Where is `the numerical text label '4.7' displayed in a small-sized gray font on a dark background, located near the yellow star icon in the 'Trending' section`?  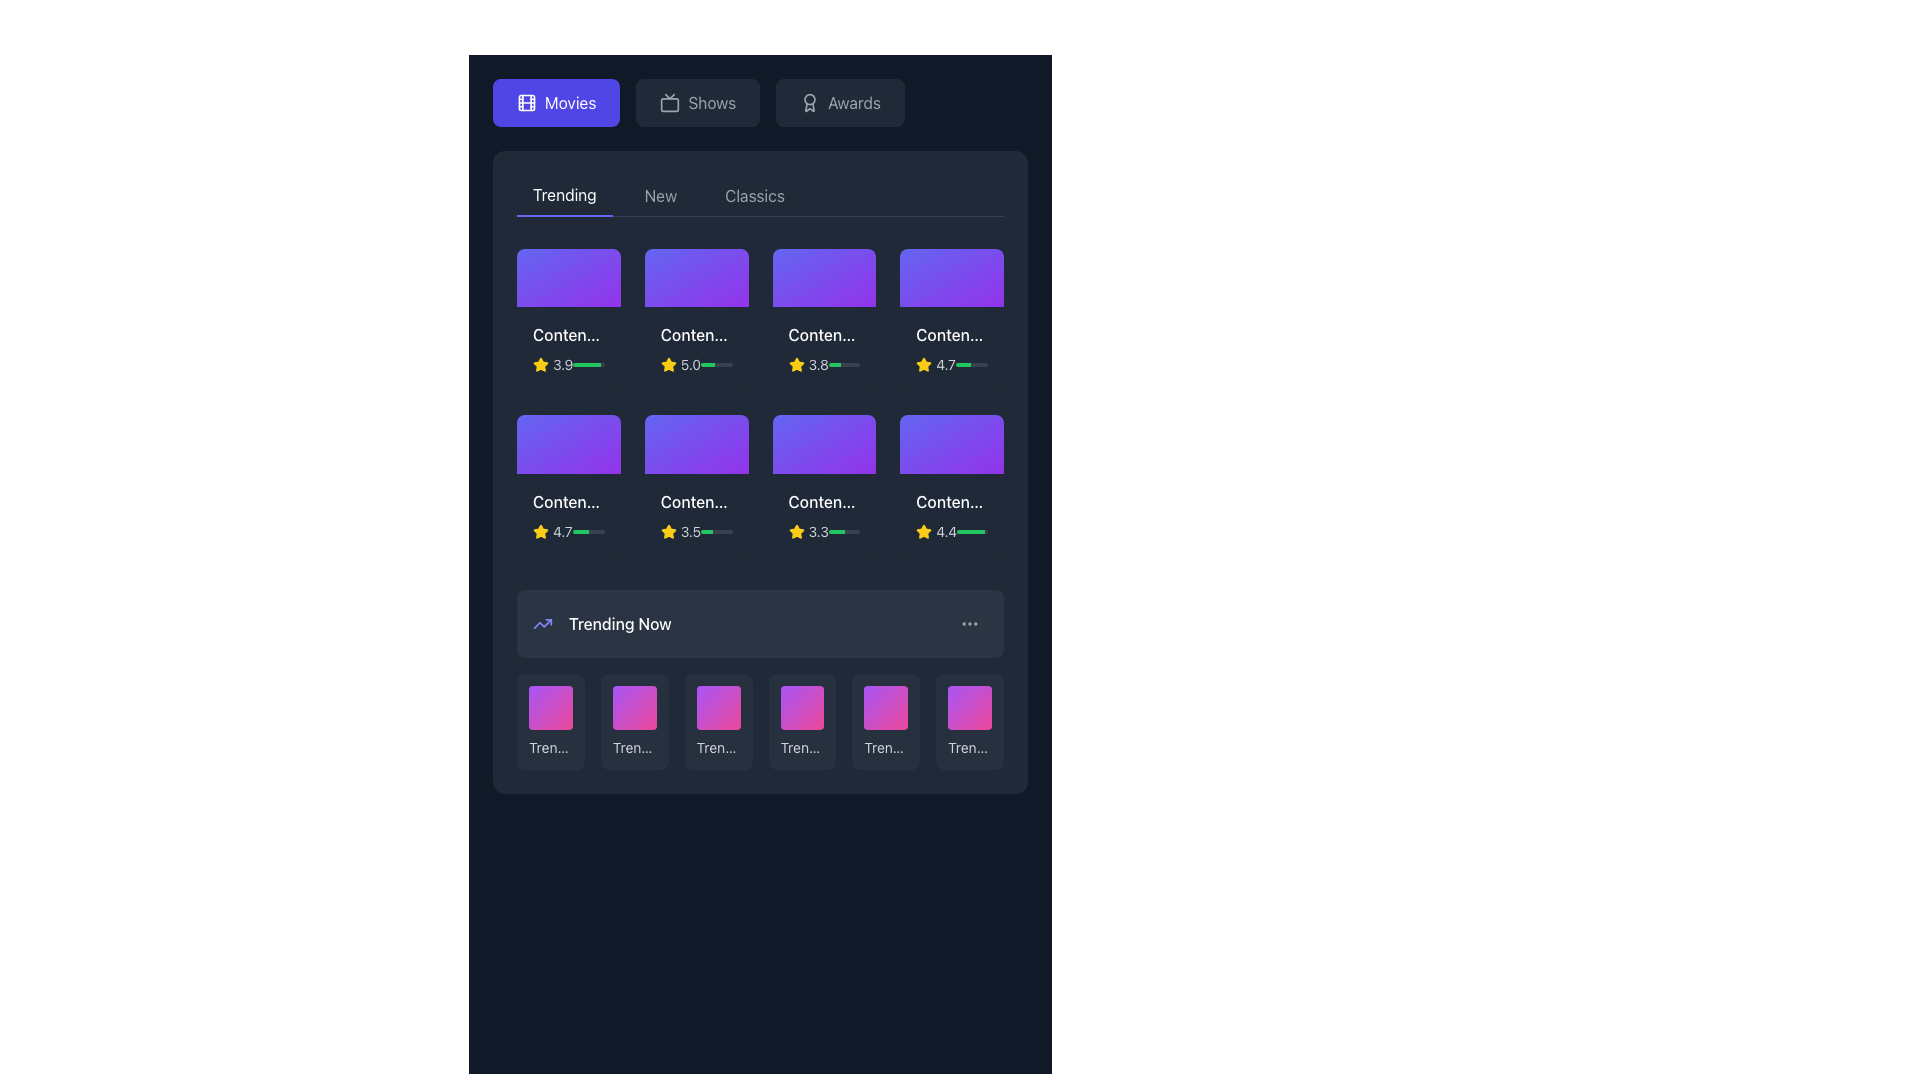 the numerical text label '4.7' displayed in a small-sized gray font on a dark background, located near the yellow star icon in the 'Trending' section is located at coordinates (561, 530).